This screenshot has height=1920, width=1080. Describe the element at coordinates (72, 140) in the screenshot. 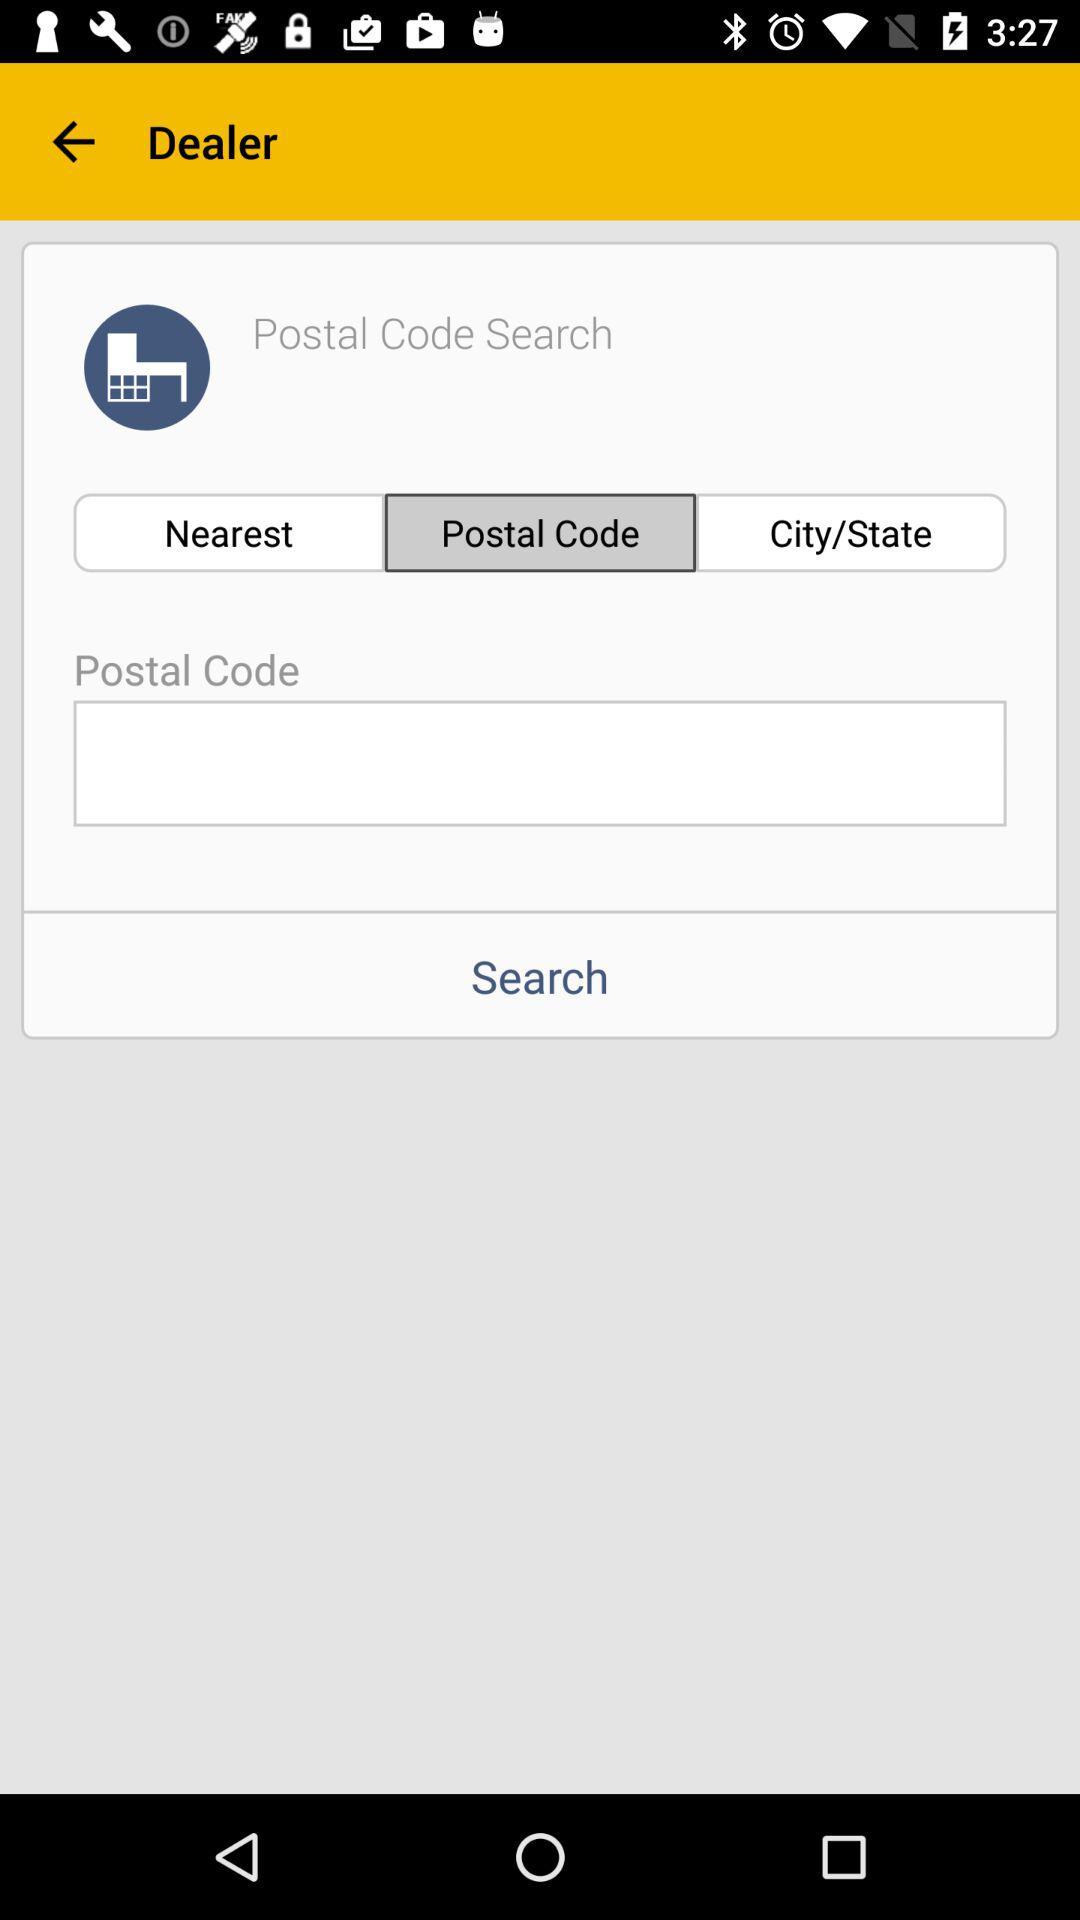

I see `the item to the left of the dealer icon` at that location.